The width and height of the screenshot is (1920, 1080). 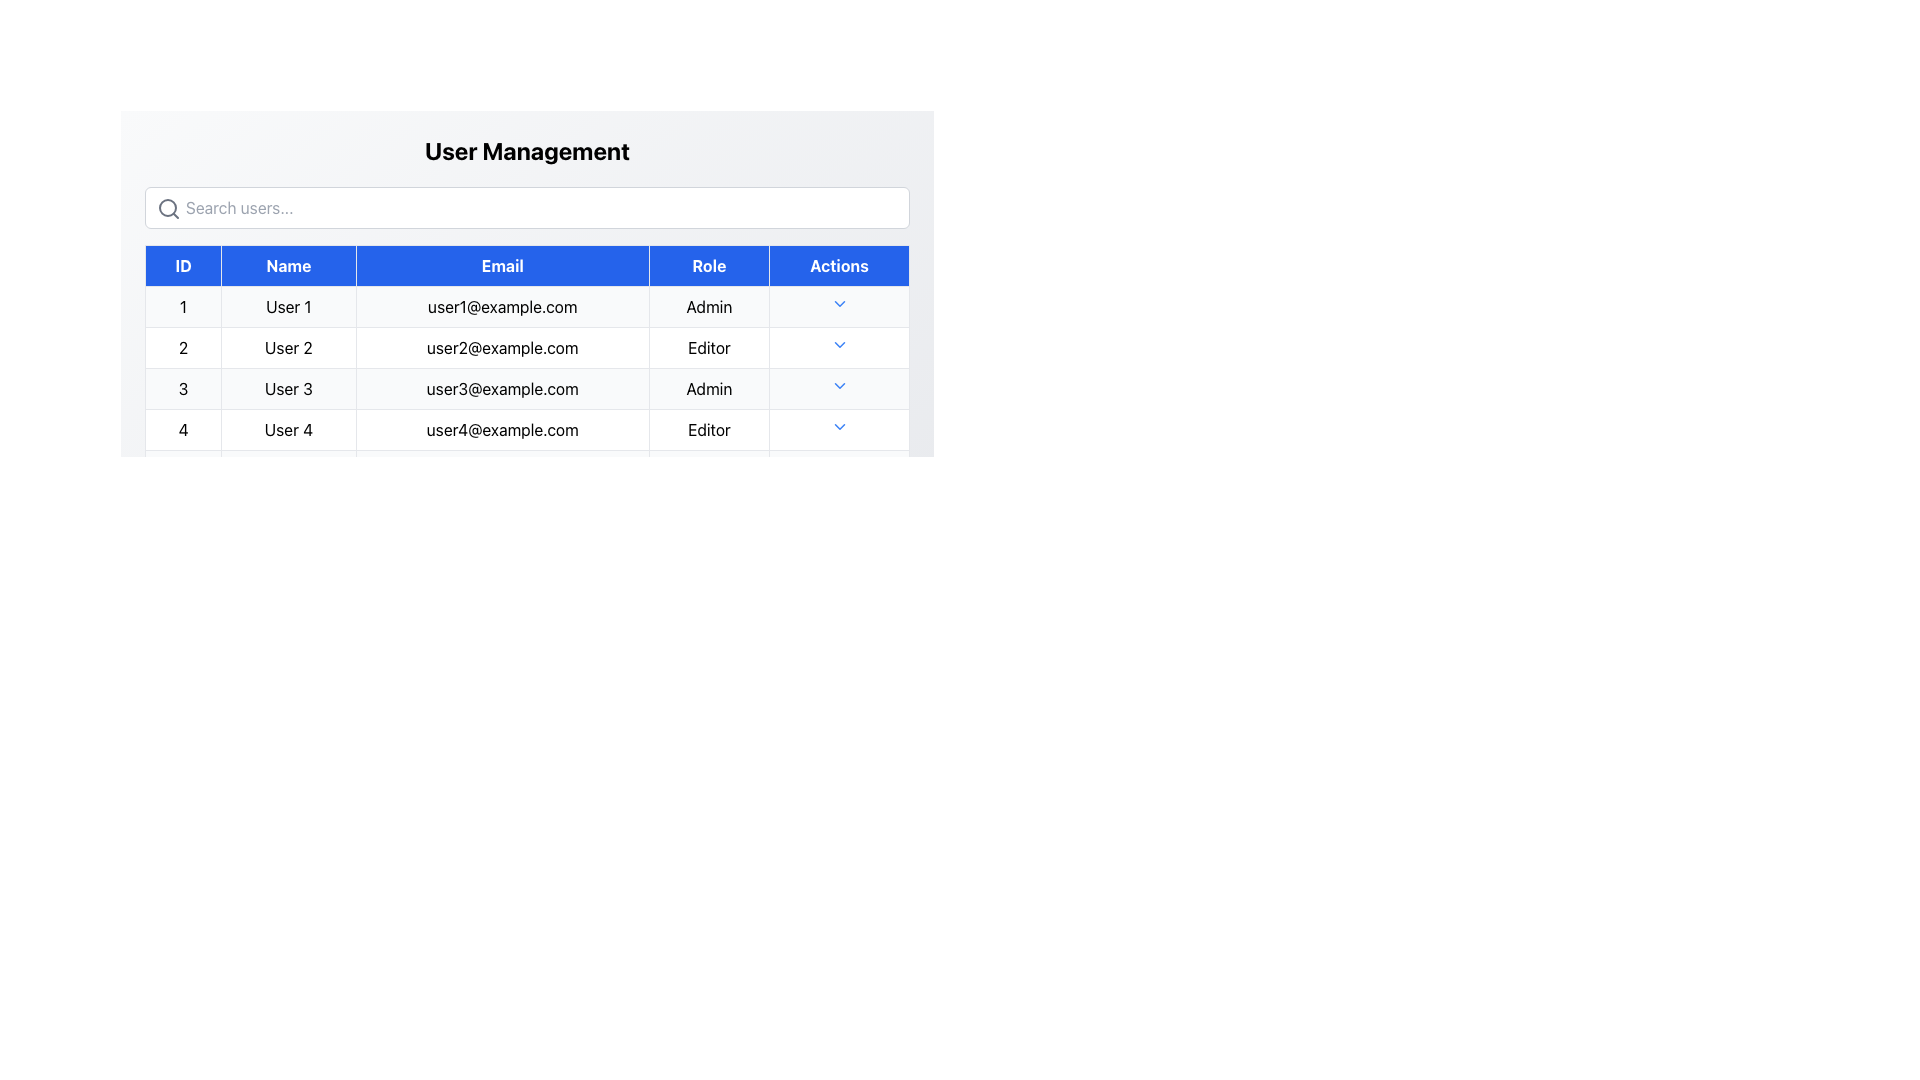 What do you see at coordinates (839, 385) in the screenshot?
I see `the Dropdown trigger button in the third row of the 'Actions' column` at bounding box center [839, 385].